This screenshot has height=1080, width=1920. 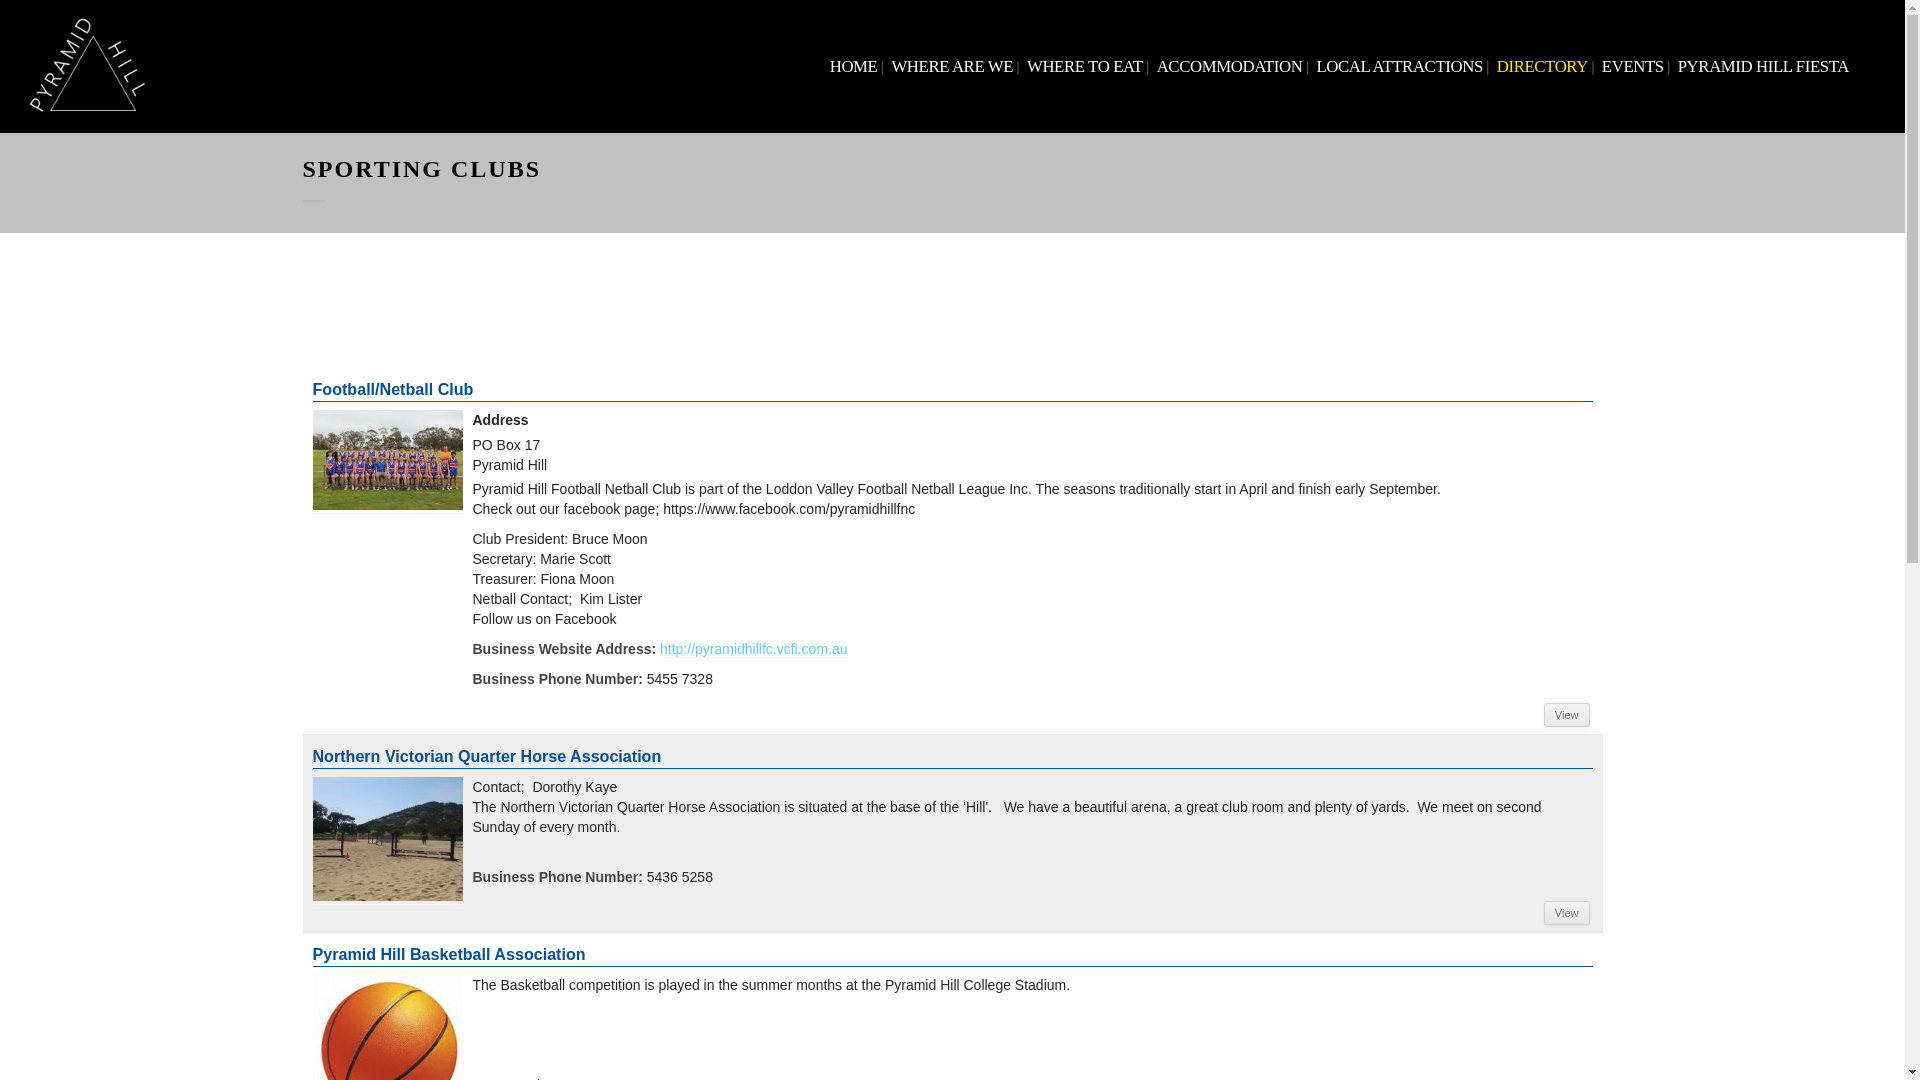 I want to click on 'EVENTS', so click(x=1632, y=65).